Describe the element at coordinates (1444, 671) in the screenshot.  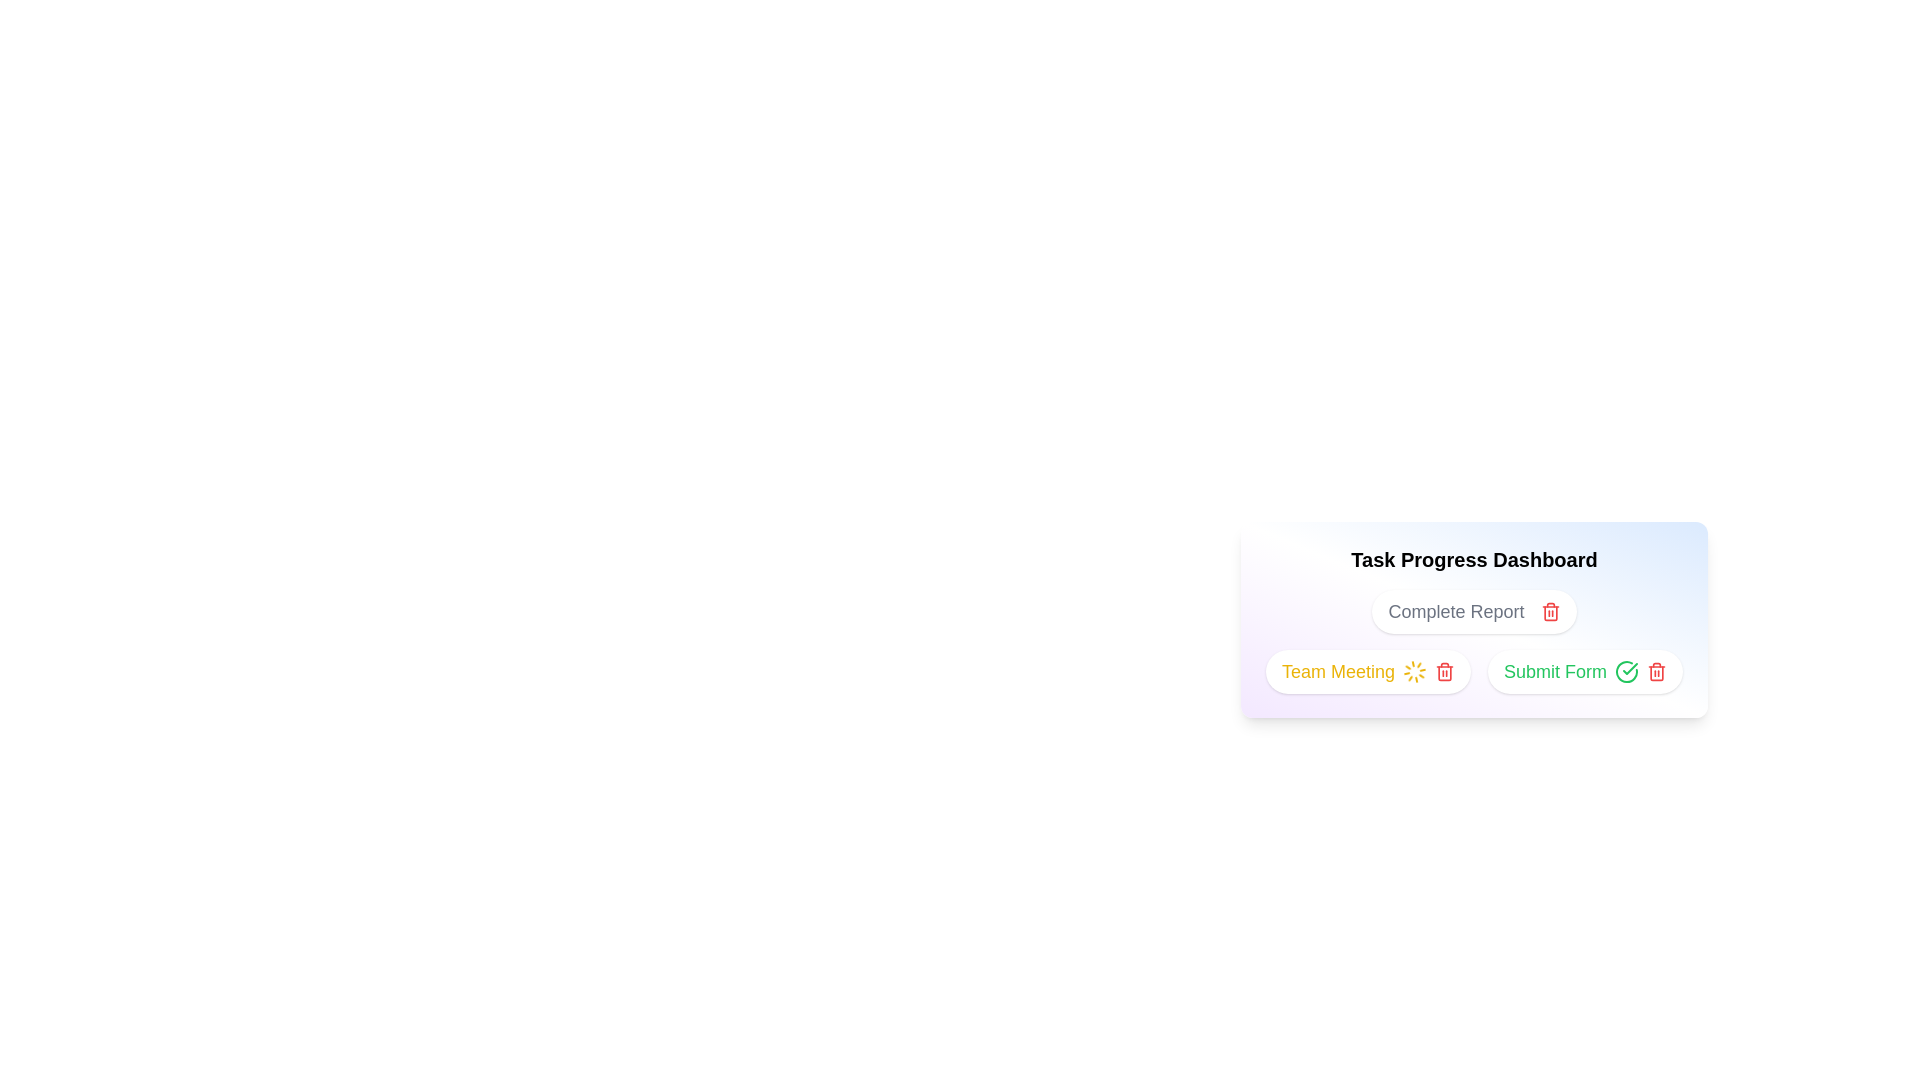
I see `delete button for the task titled Team Meeting` at that location.